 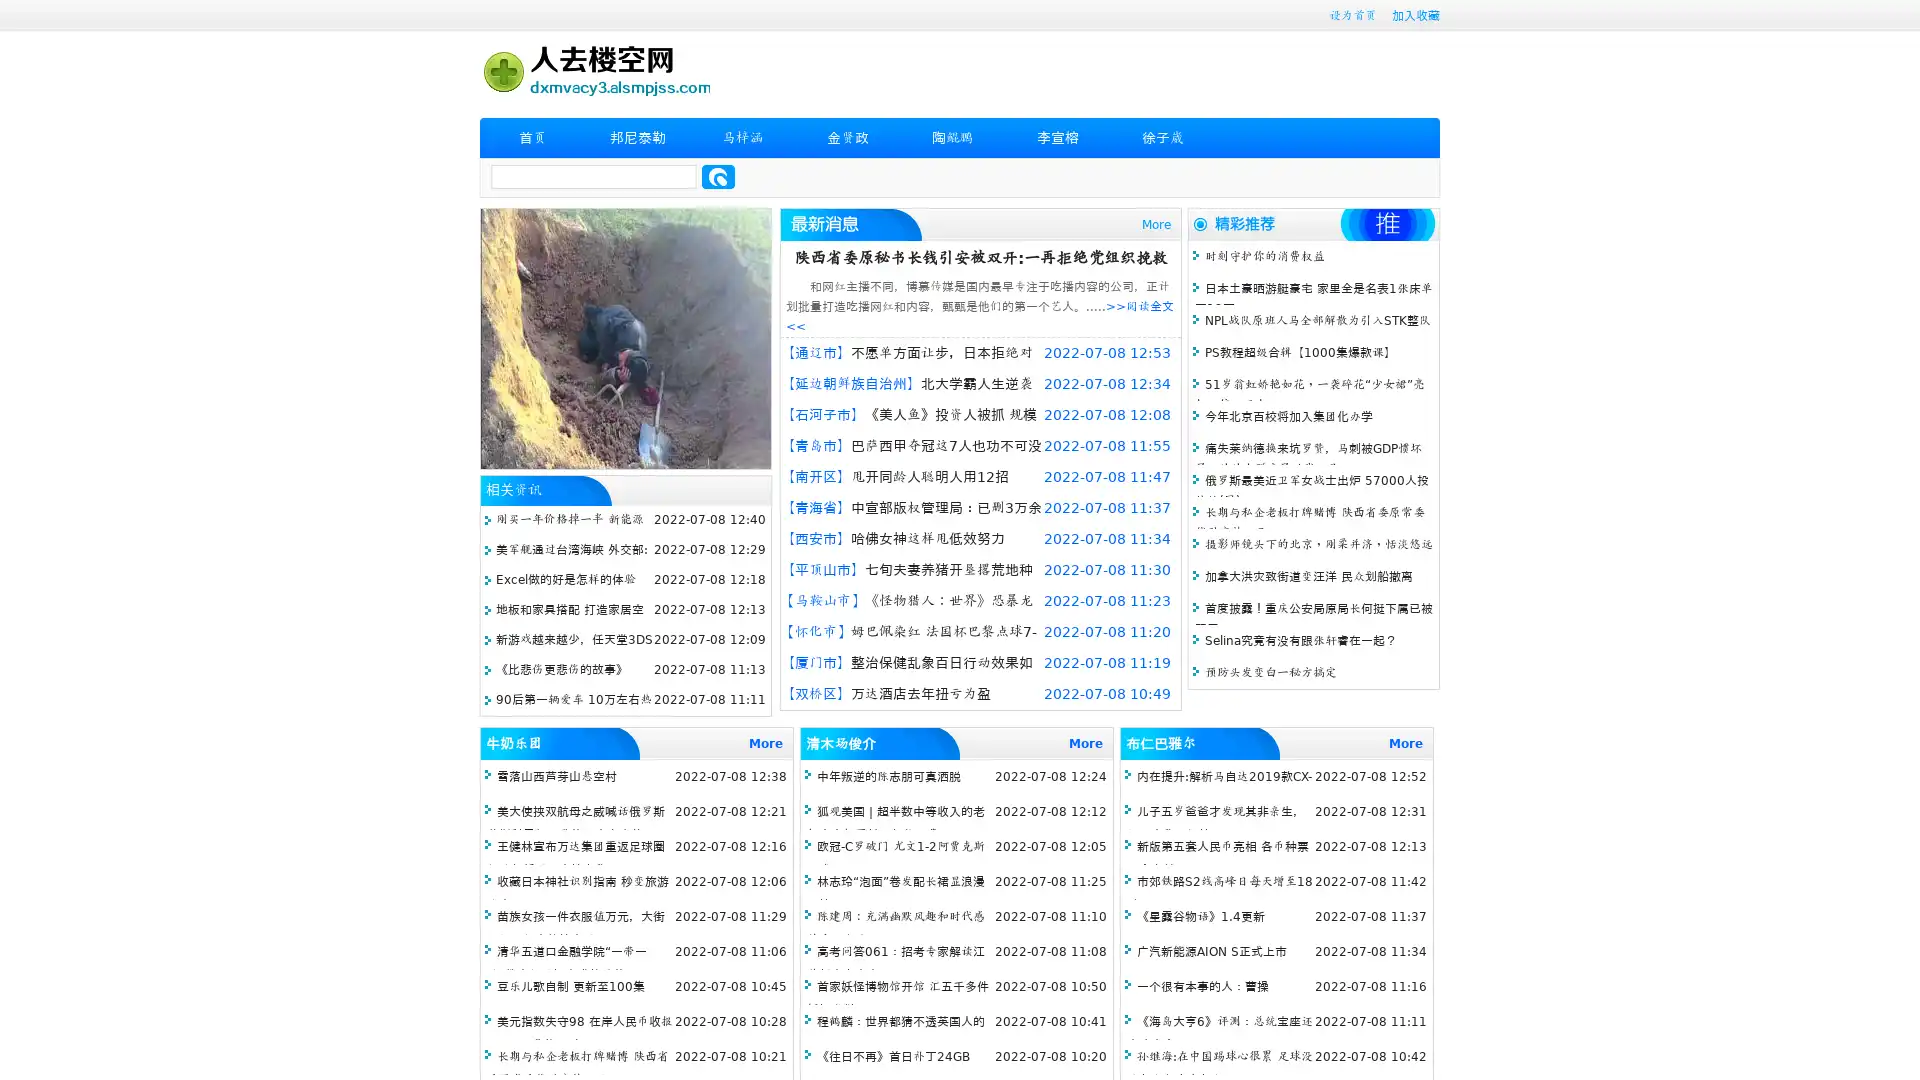 I want to click on Search, so click(x=718, y=176).